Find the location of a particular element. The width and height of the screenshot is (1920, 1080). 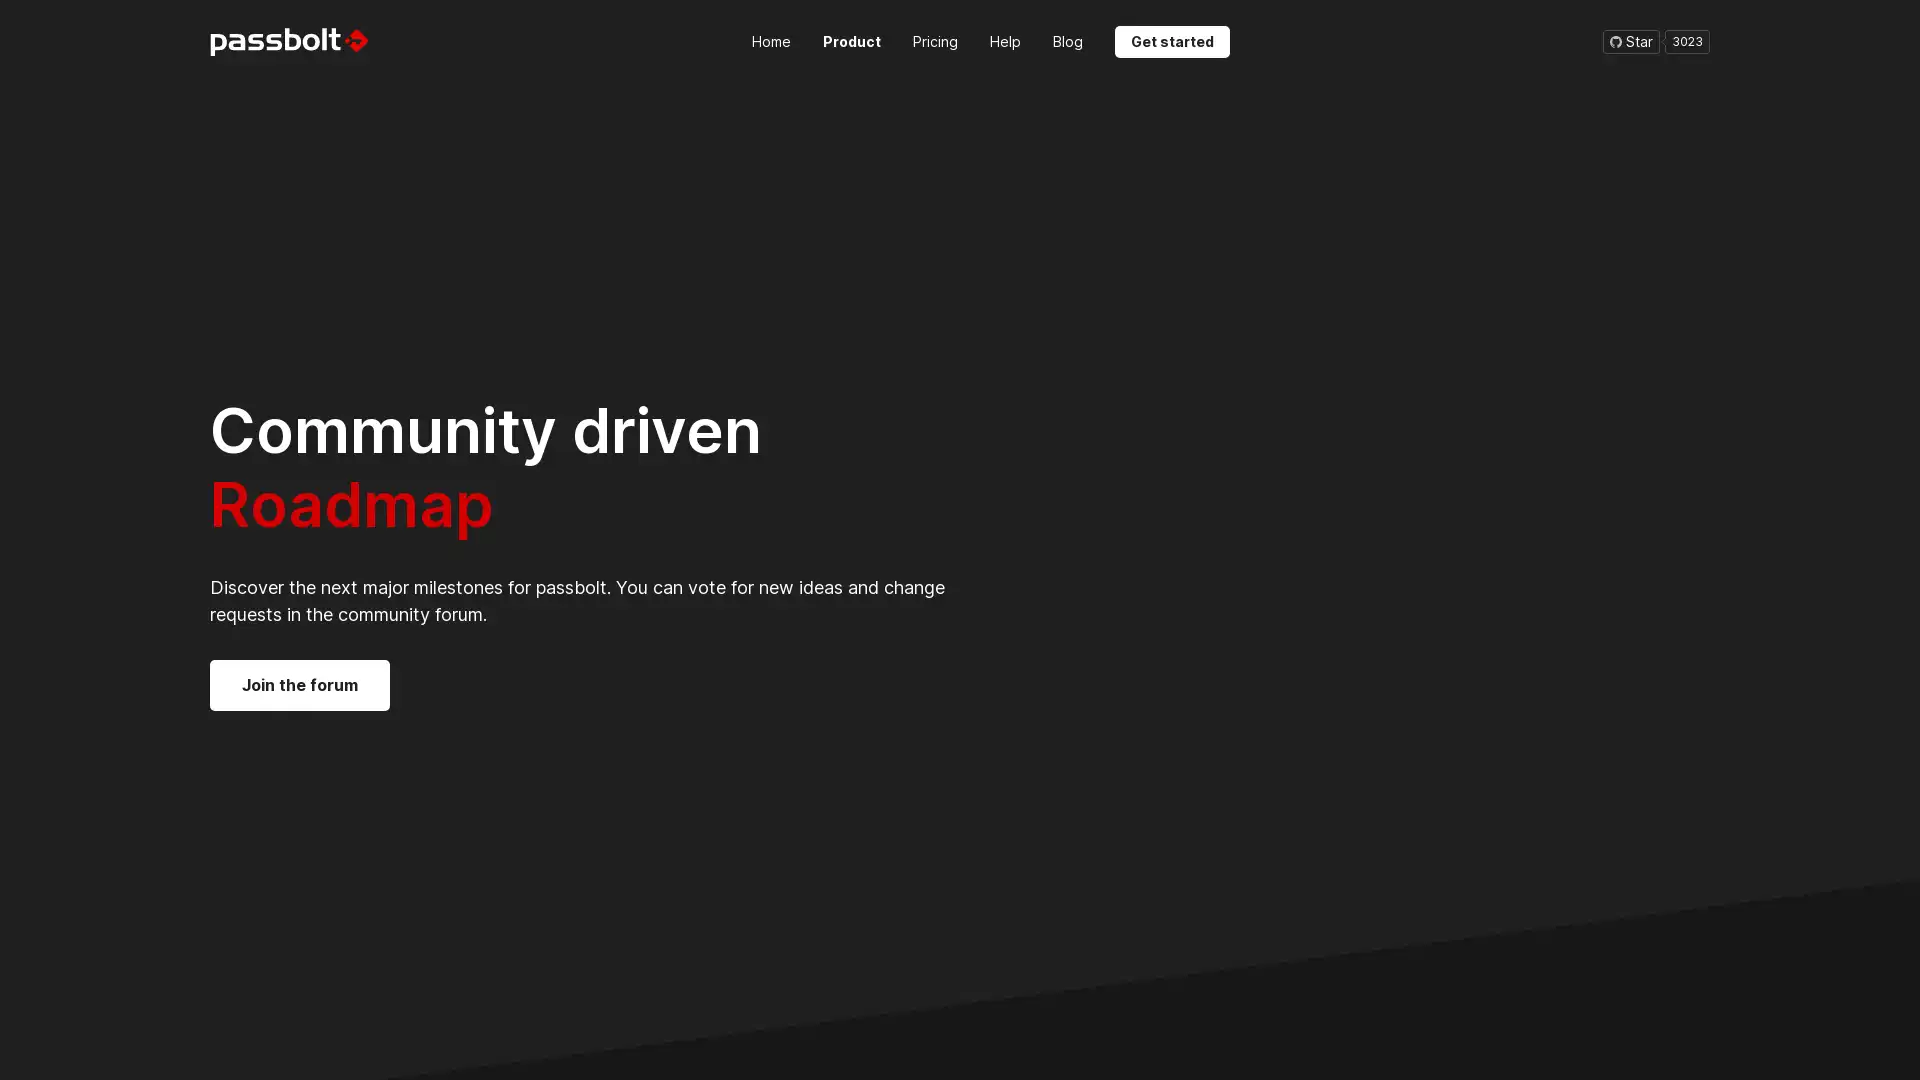

Get started is located at coordinates (1171, 41).